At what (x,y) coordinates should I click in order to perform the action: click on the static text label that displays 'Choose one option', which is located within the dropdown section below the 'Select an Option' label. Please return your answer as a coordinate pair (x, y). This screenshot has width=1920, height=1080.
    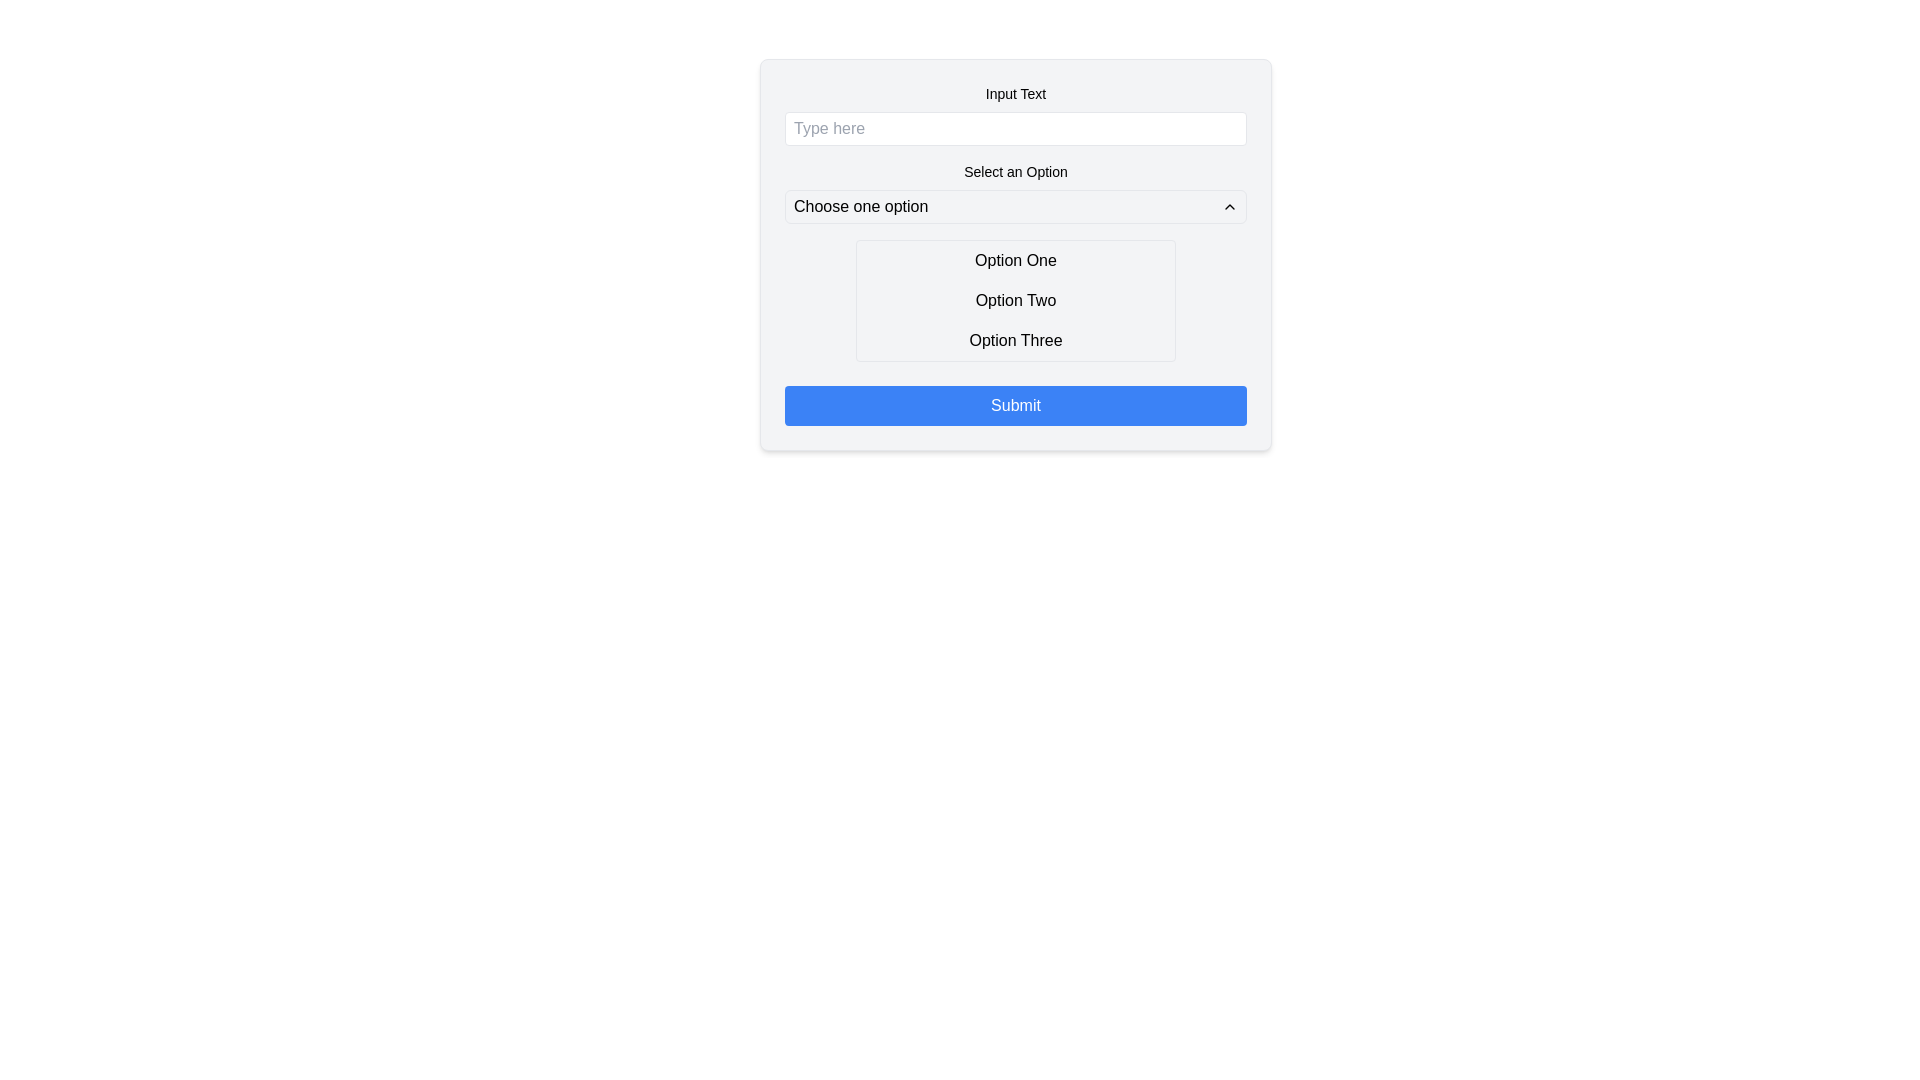
    Looking at the image, I should click on (861, 207).